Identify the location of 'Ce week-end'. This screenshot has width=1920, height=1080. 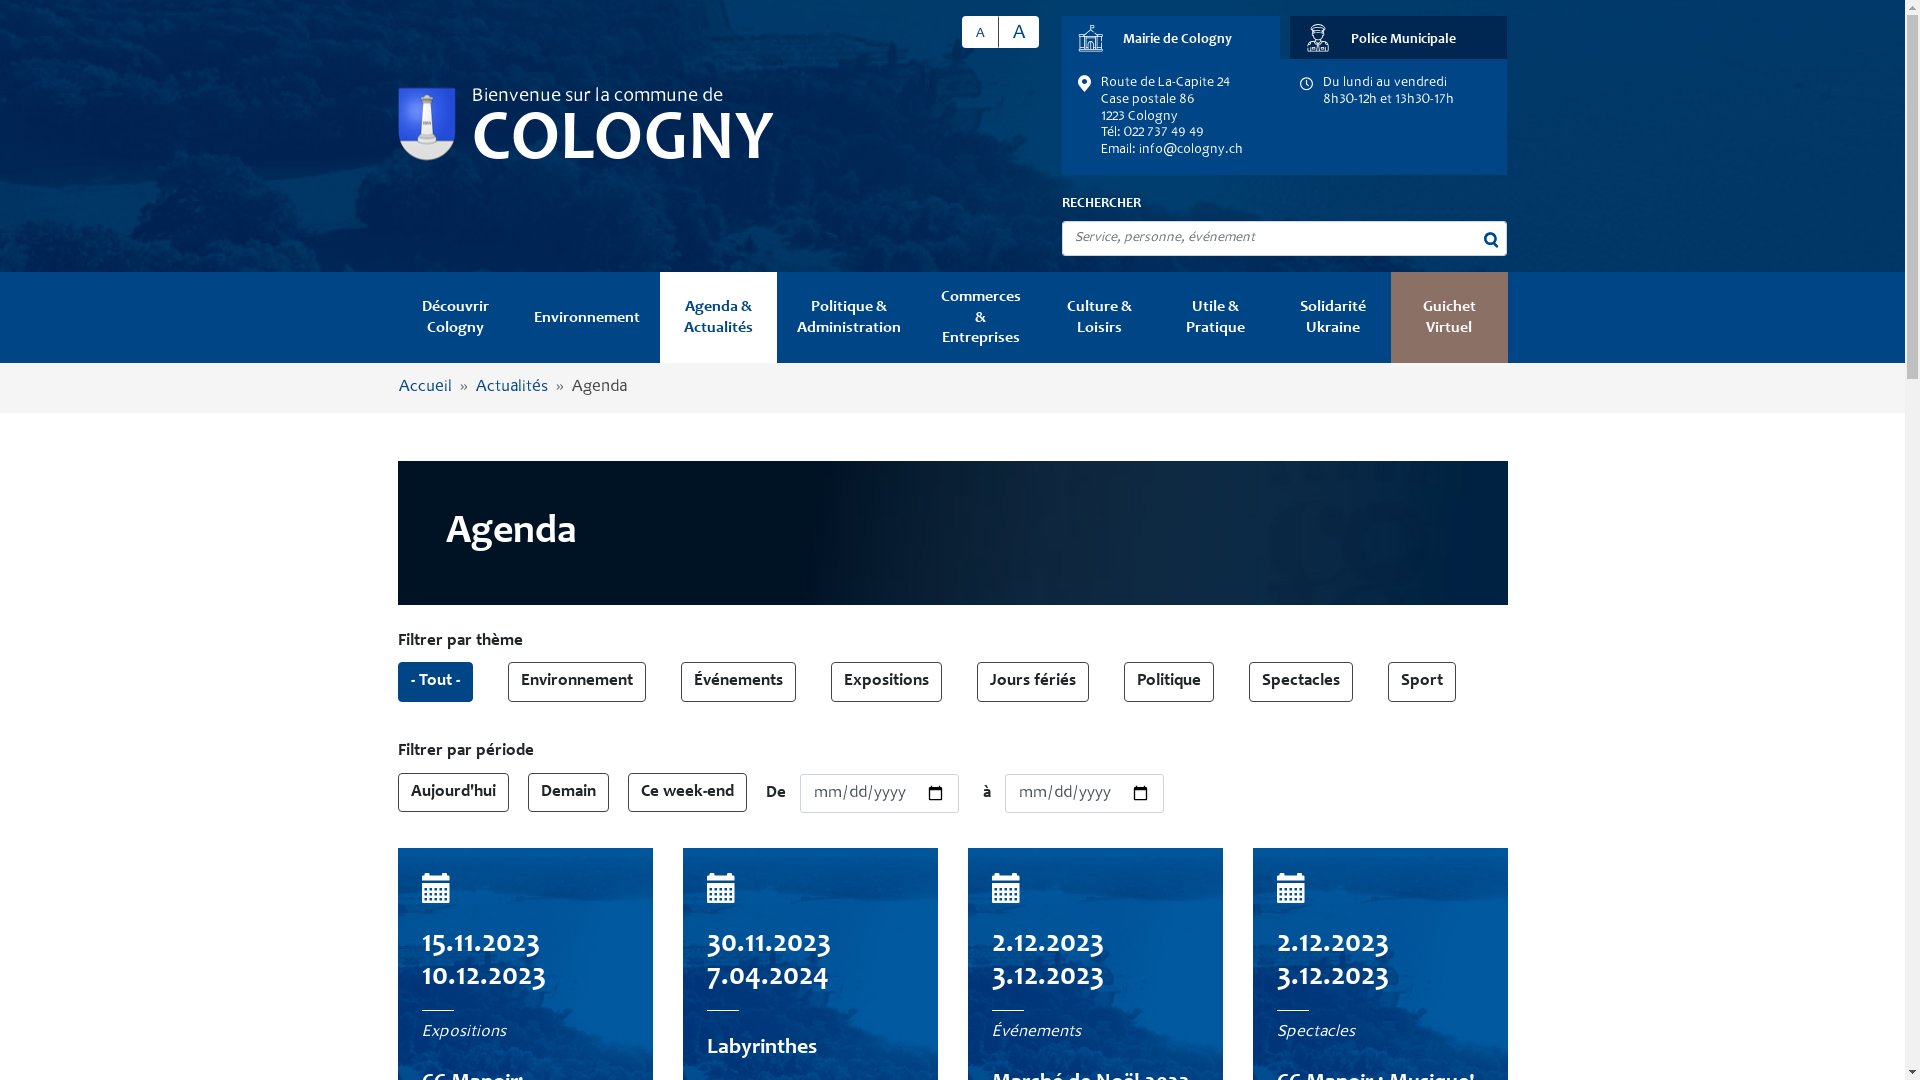
(687, 792).